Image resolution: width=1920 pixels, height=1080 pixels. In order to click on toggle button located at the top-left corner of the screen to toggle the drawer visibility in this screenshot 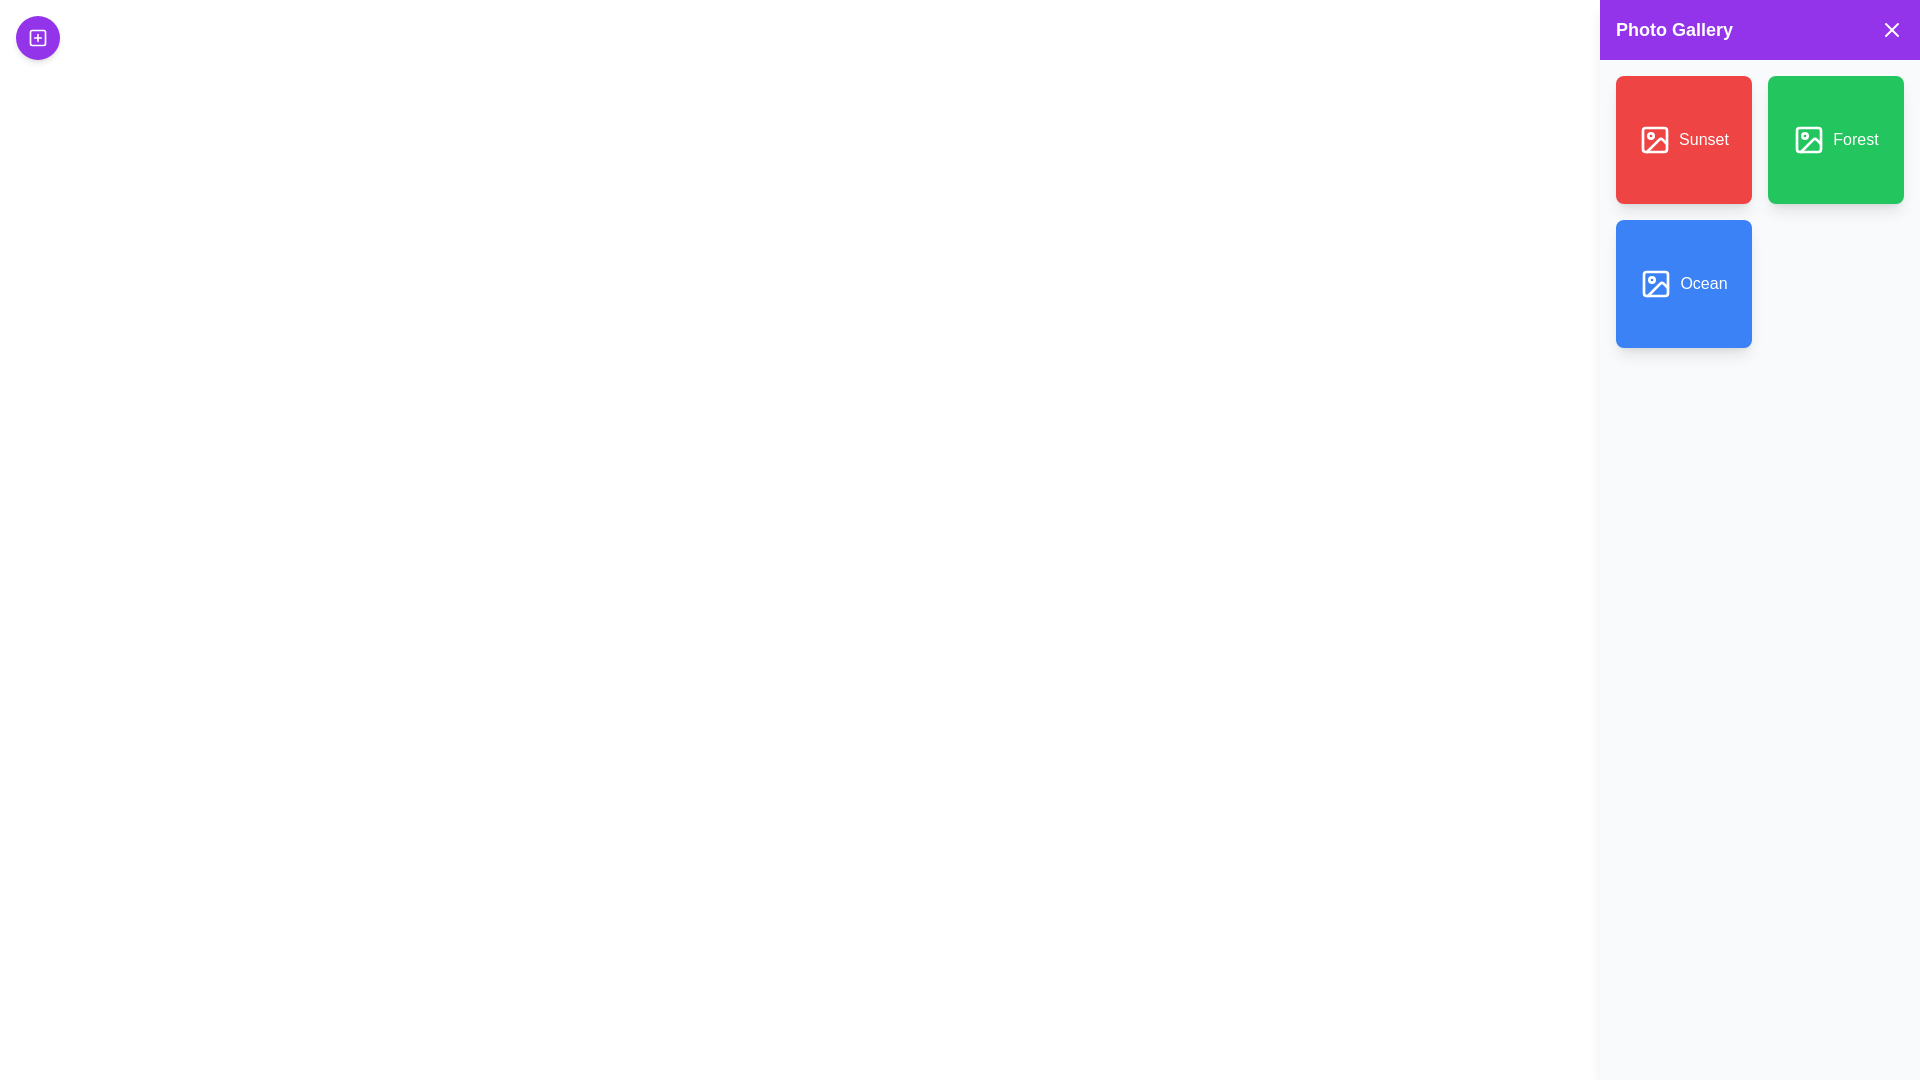, I will do `click(38, 38)`.